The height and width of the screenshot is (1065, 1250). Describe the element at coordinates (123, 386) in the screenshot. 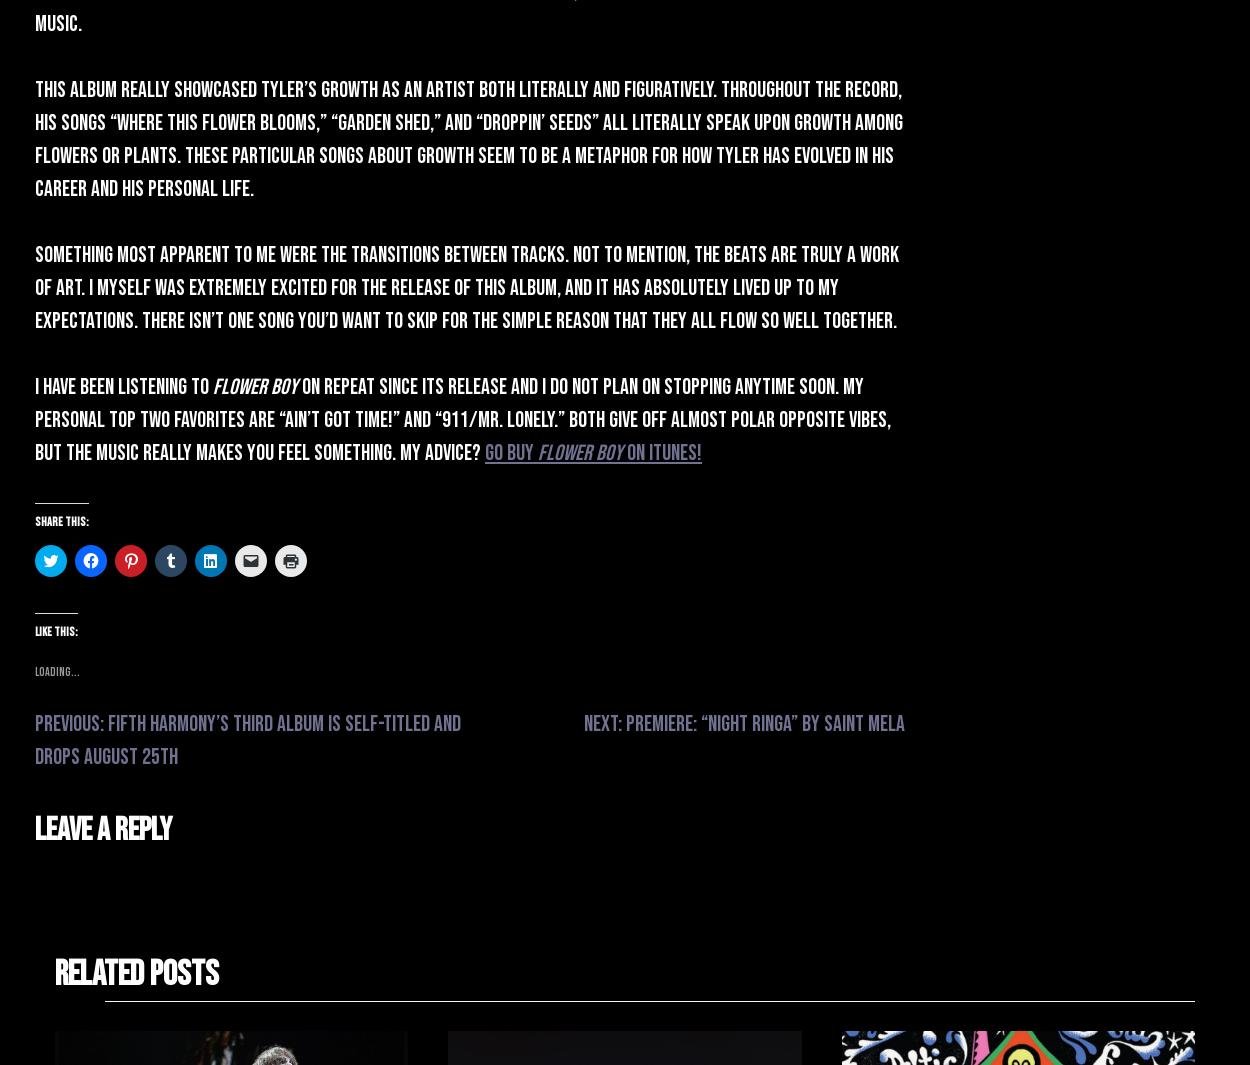

I see `'I have been listening to'` at that location.